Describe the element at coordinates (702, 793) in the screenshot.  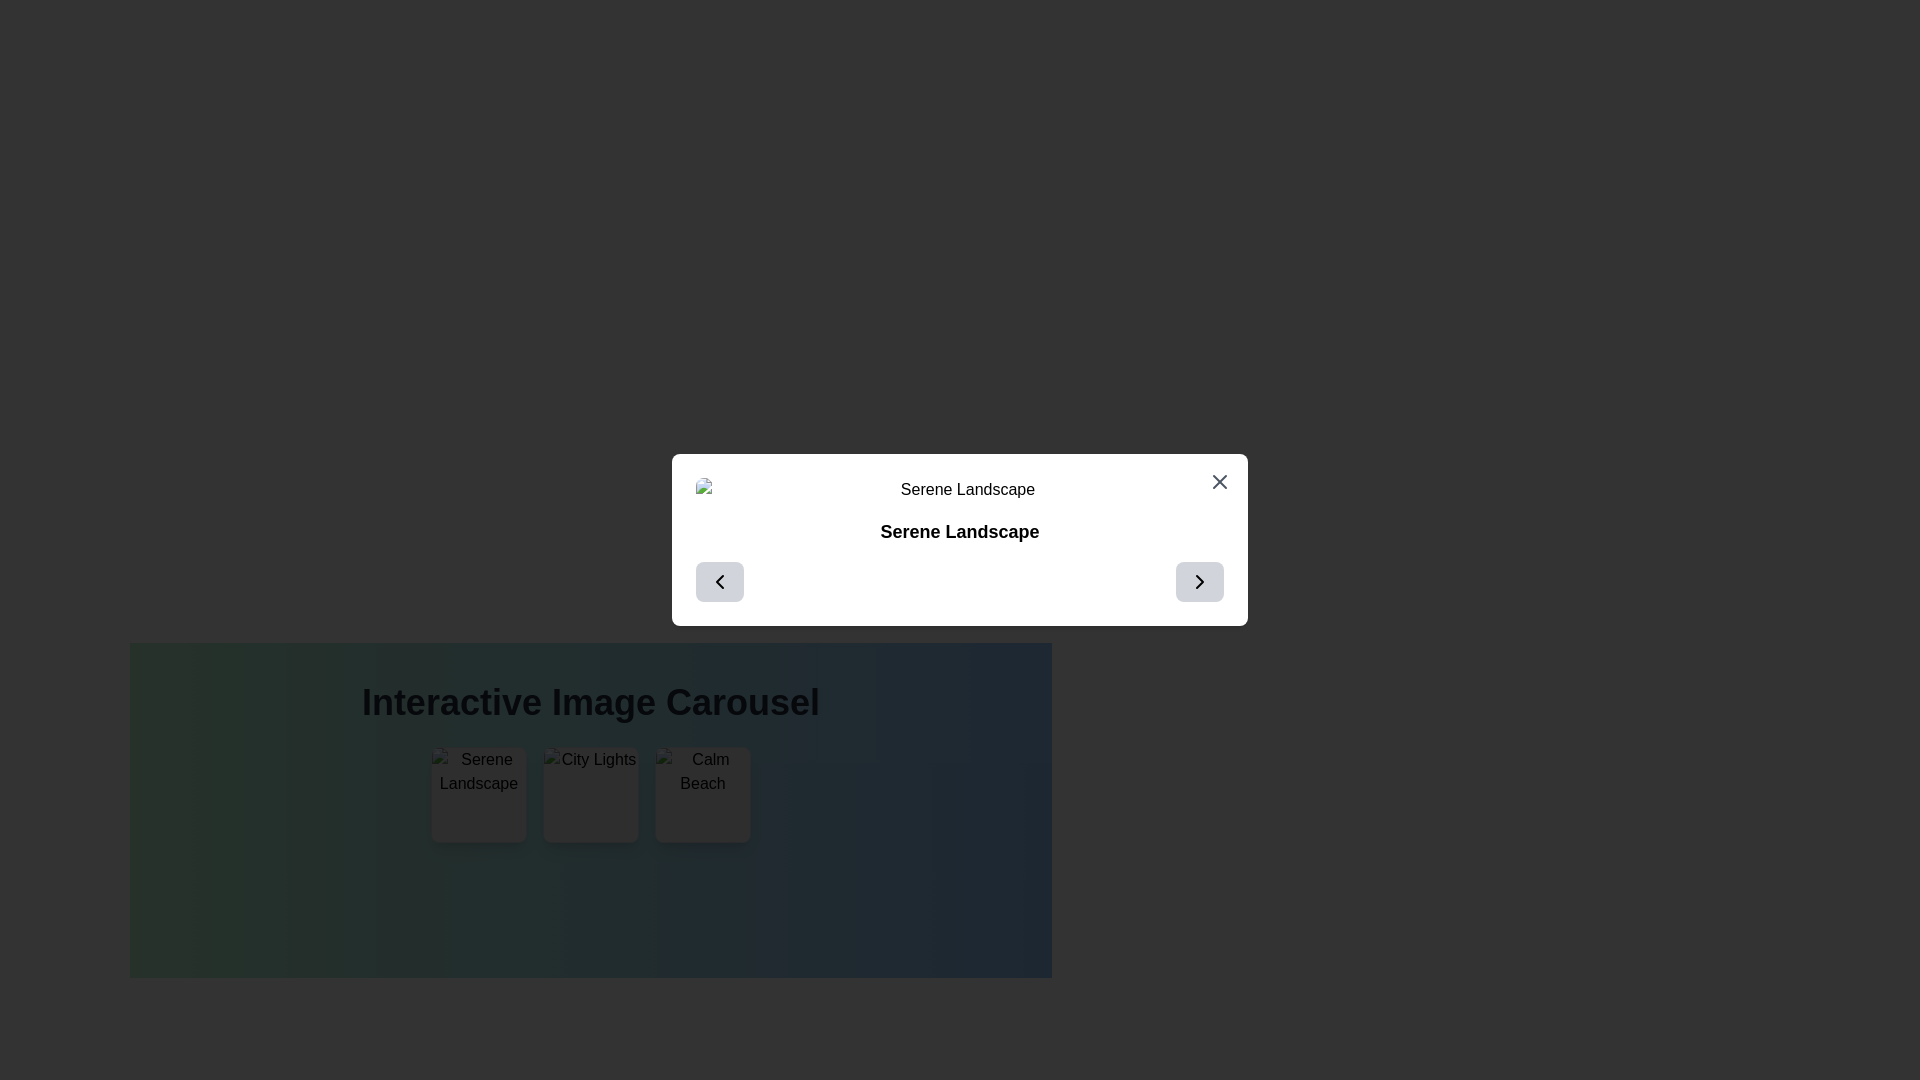
I see `the image with the alternative text 'Calm Beach'` at that location.